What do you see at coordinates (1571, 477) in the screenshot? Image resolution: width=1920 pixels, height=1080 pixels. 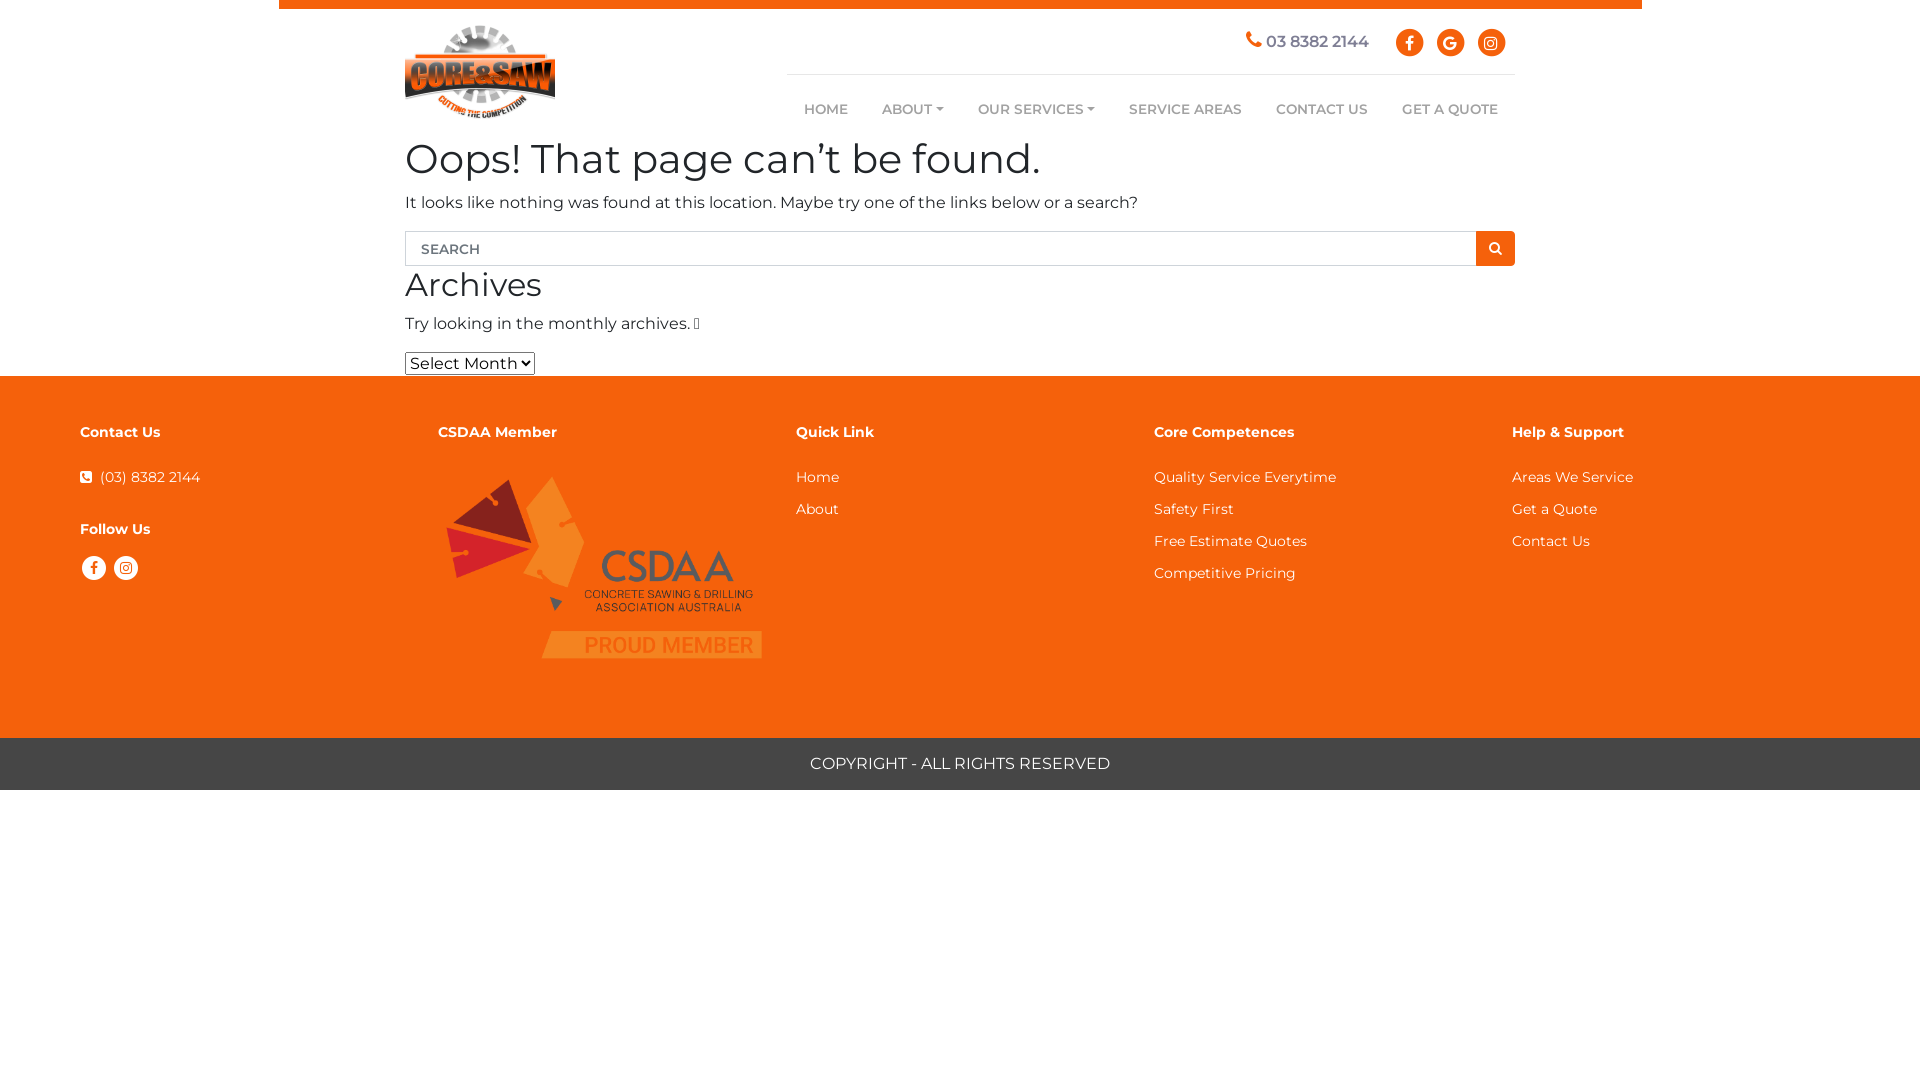 I see `'Areas We Service'` at bounding box center [1571, 477].